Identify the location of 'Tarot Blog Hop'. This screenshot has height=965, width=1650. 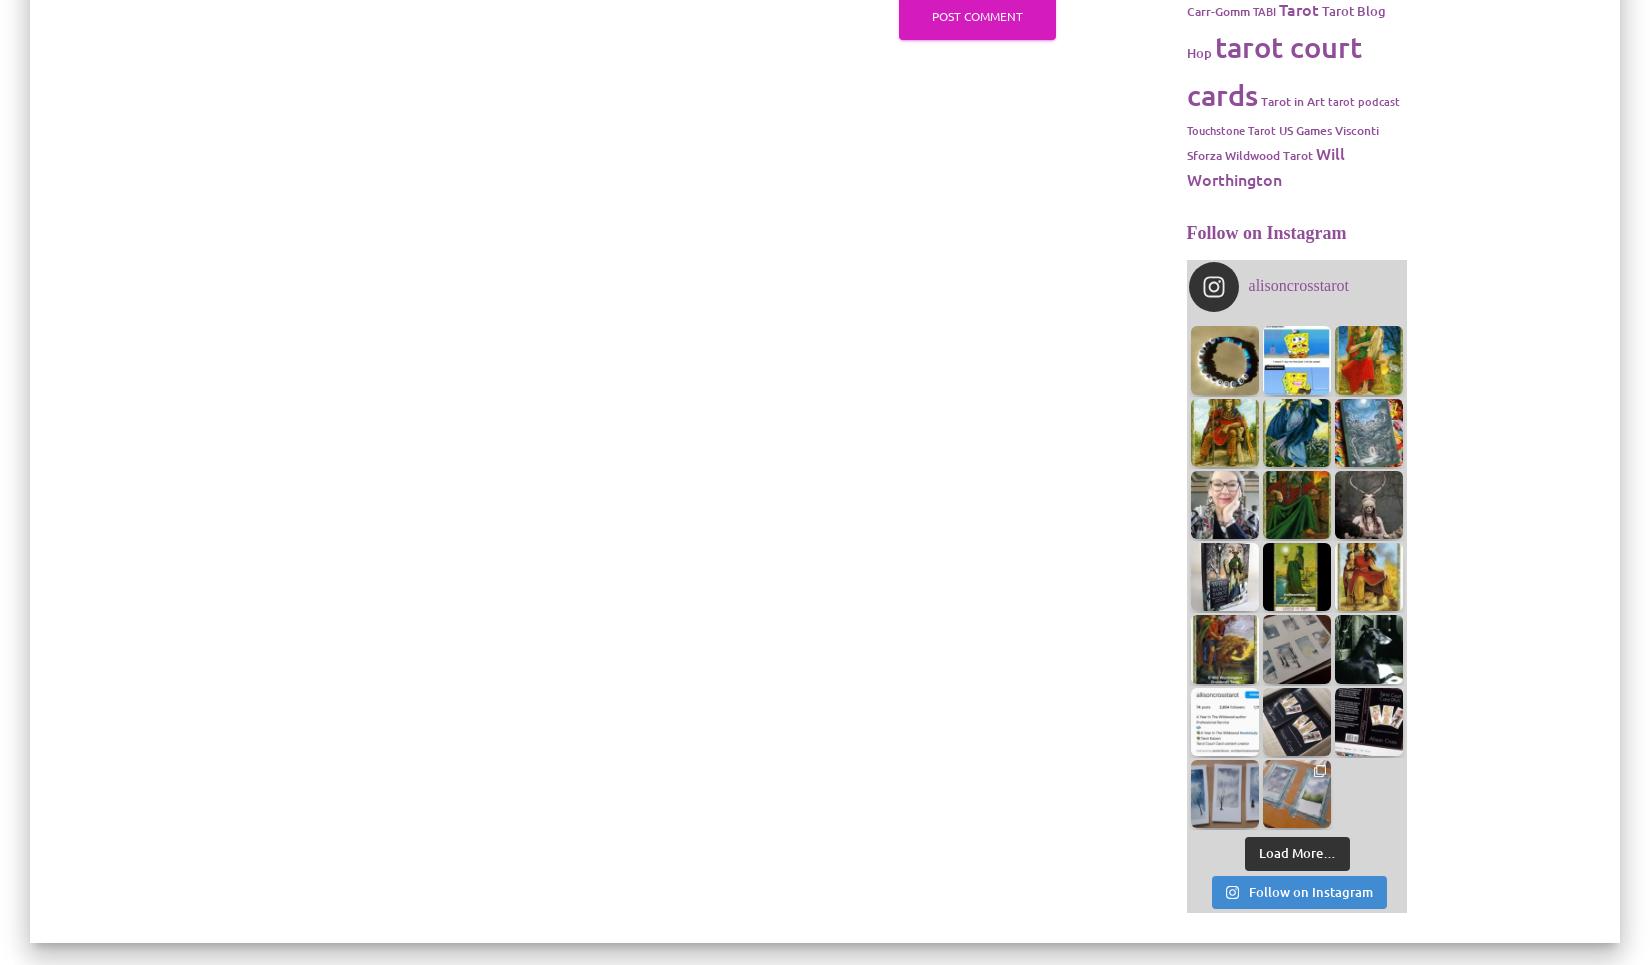
(1284, 31).